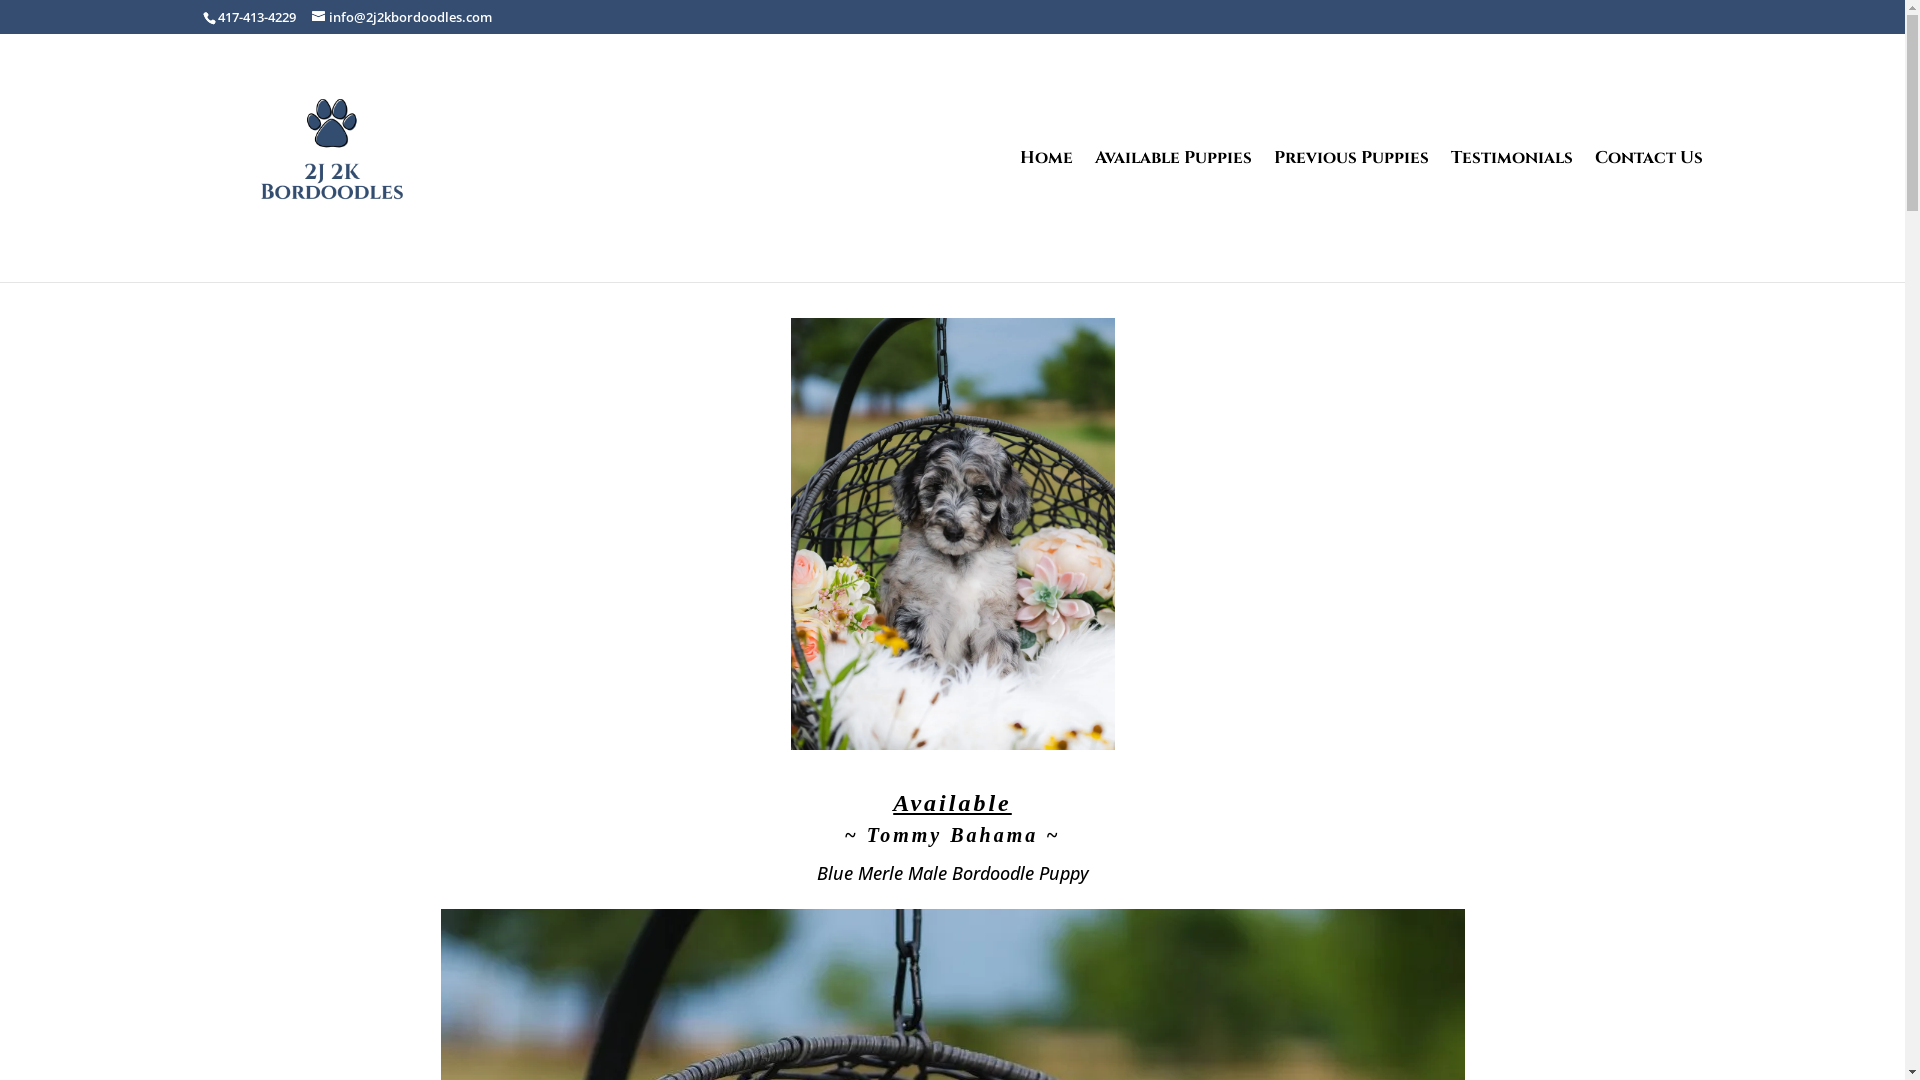  Describe the element at coordinates (1351, 215) in the screenshot. I see `'Previous Puppies'` at that location.